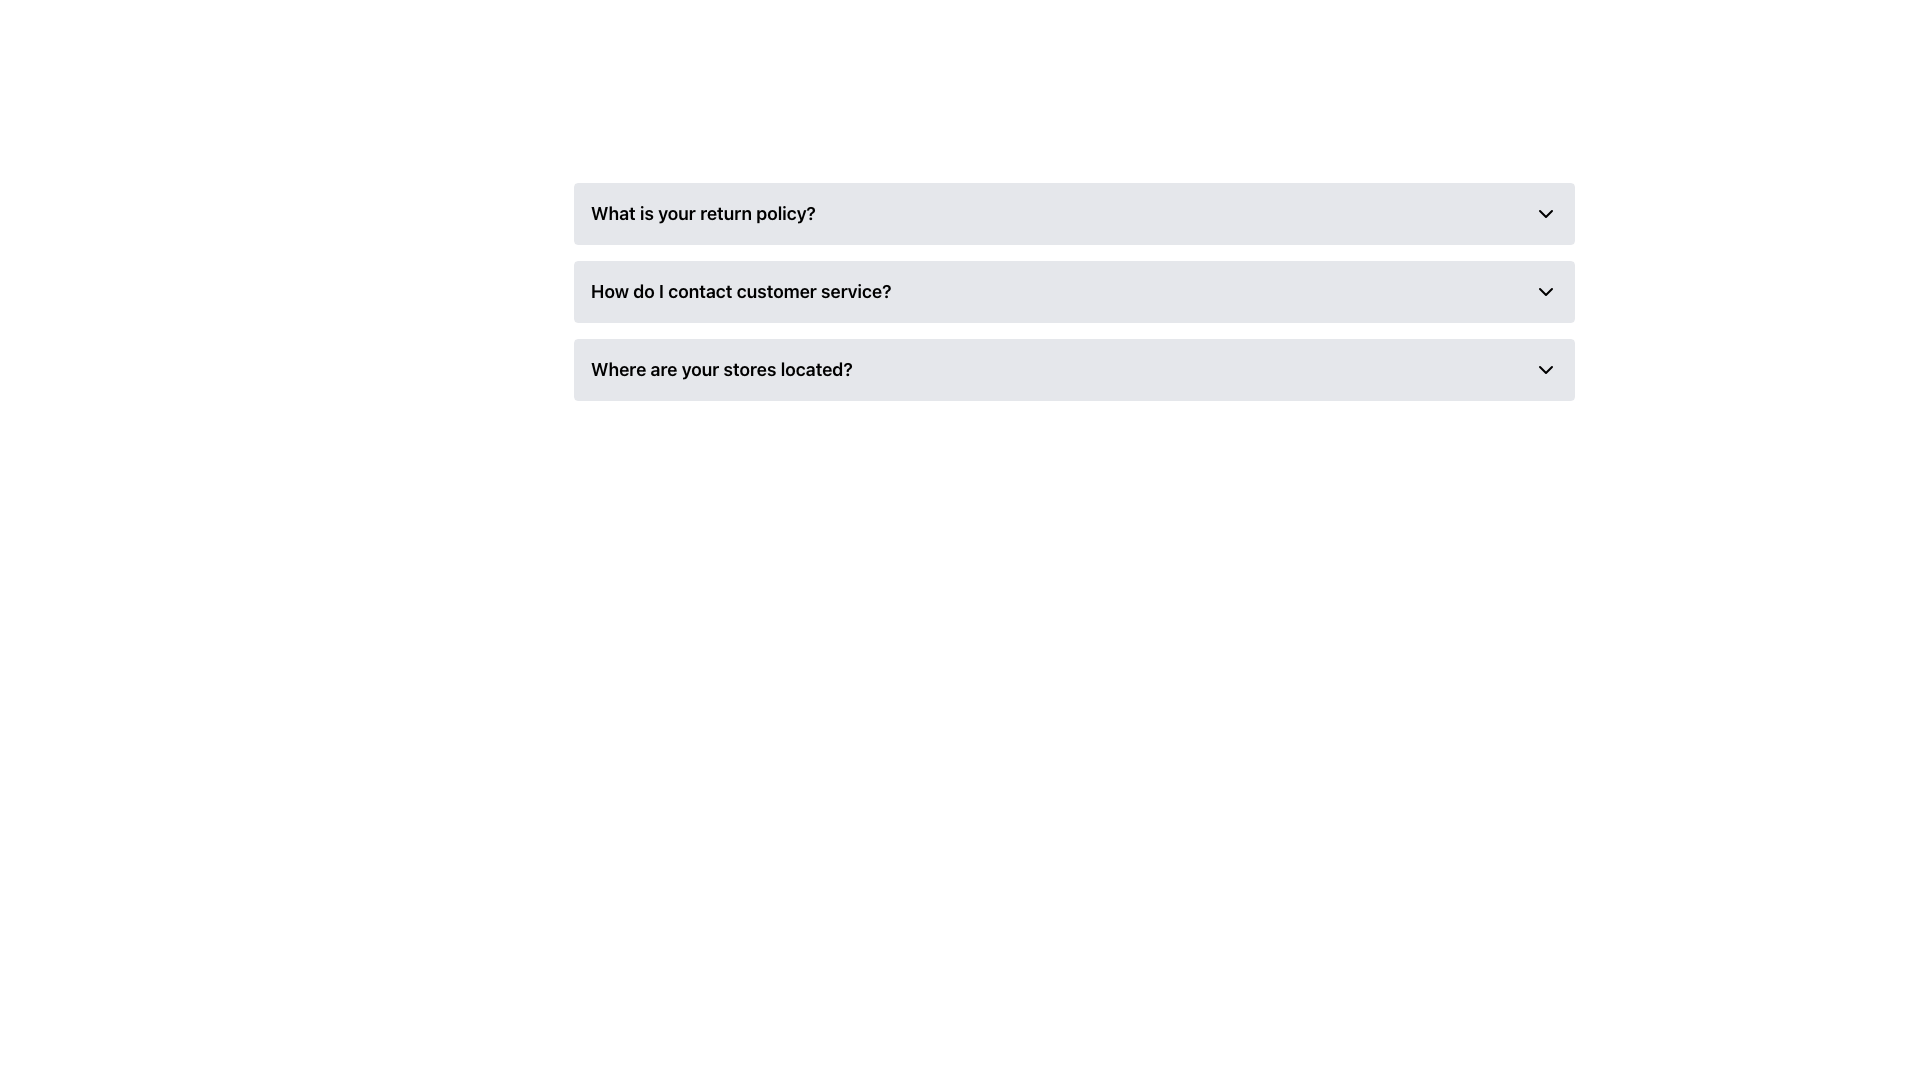  What do you see at coordinates (1544, 292) in the screenshot?
I see `the collapsible content icon located on the right side of the 'How do I contact customer service?' section` at bounding box center [1544, 292].